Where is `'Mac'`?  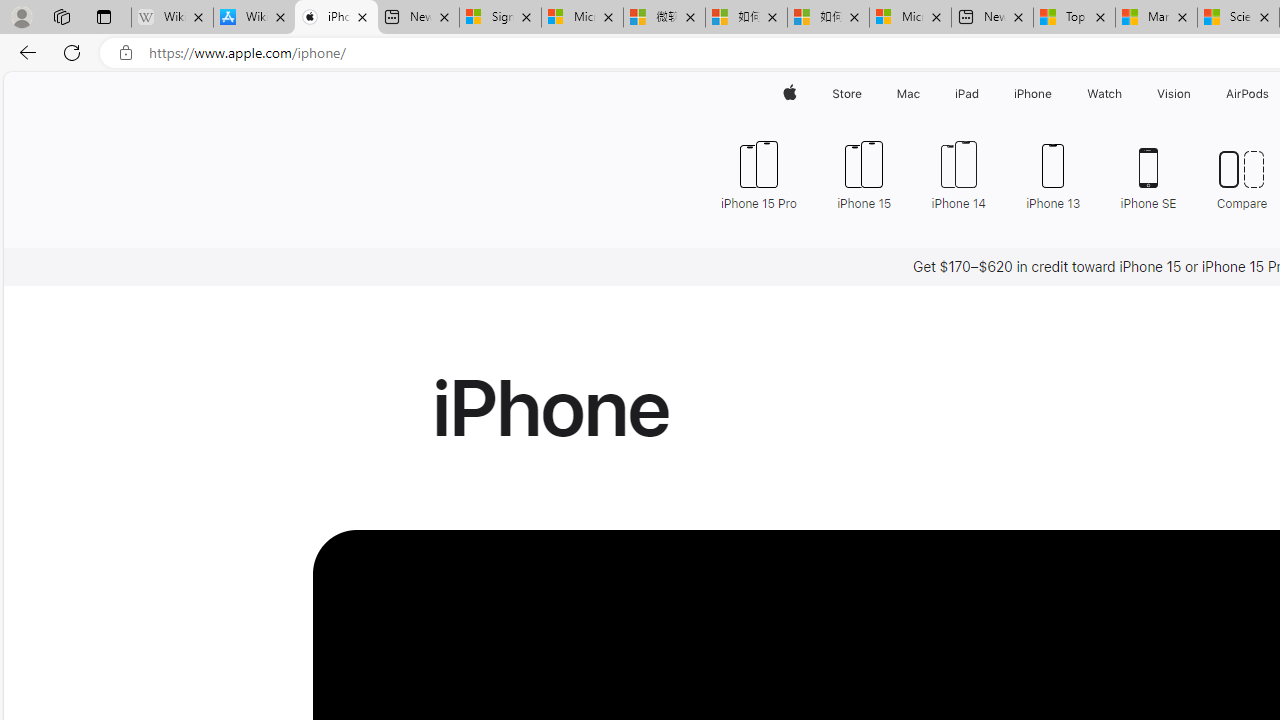
'Mac' is located at coordinates (907, 93).